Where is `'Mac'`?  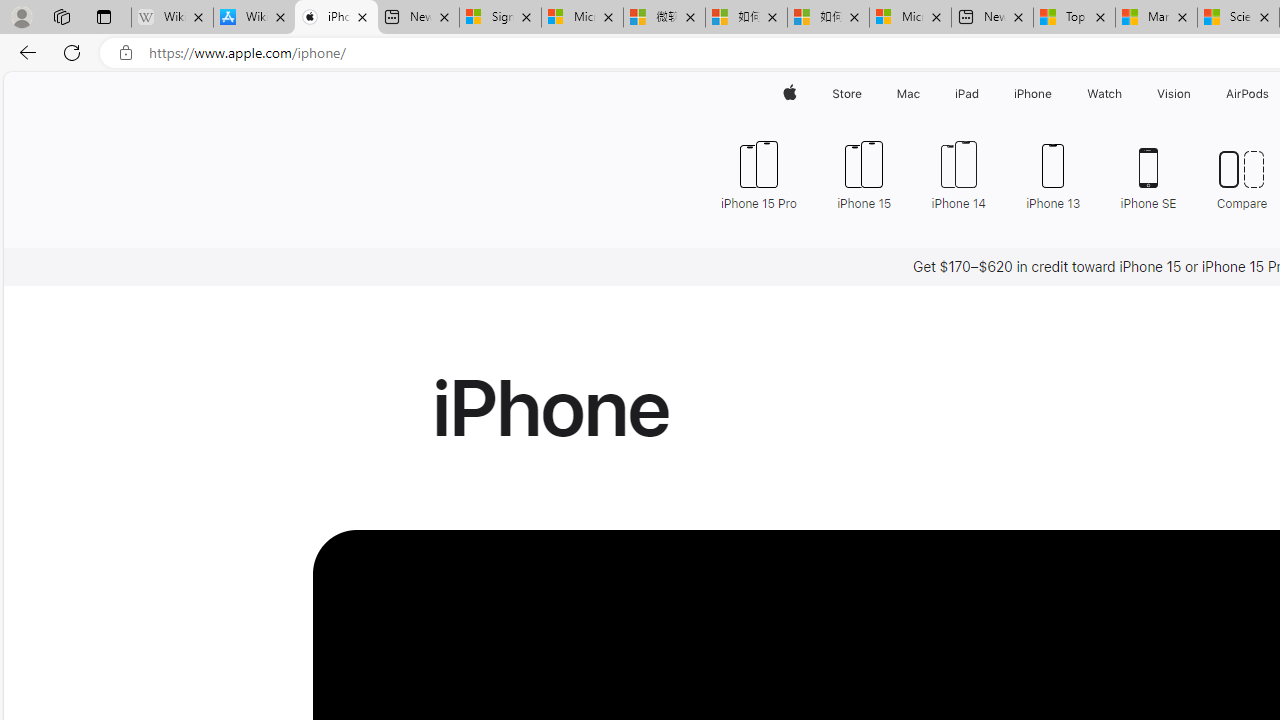
'Mac' is located at coordinates (907, 93).